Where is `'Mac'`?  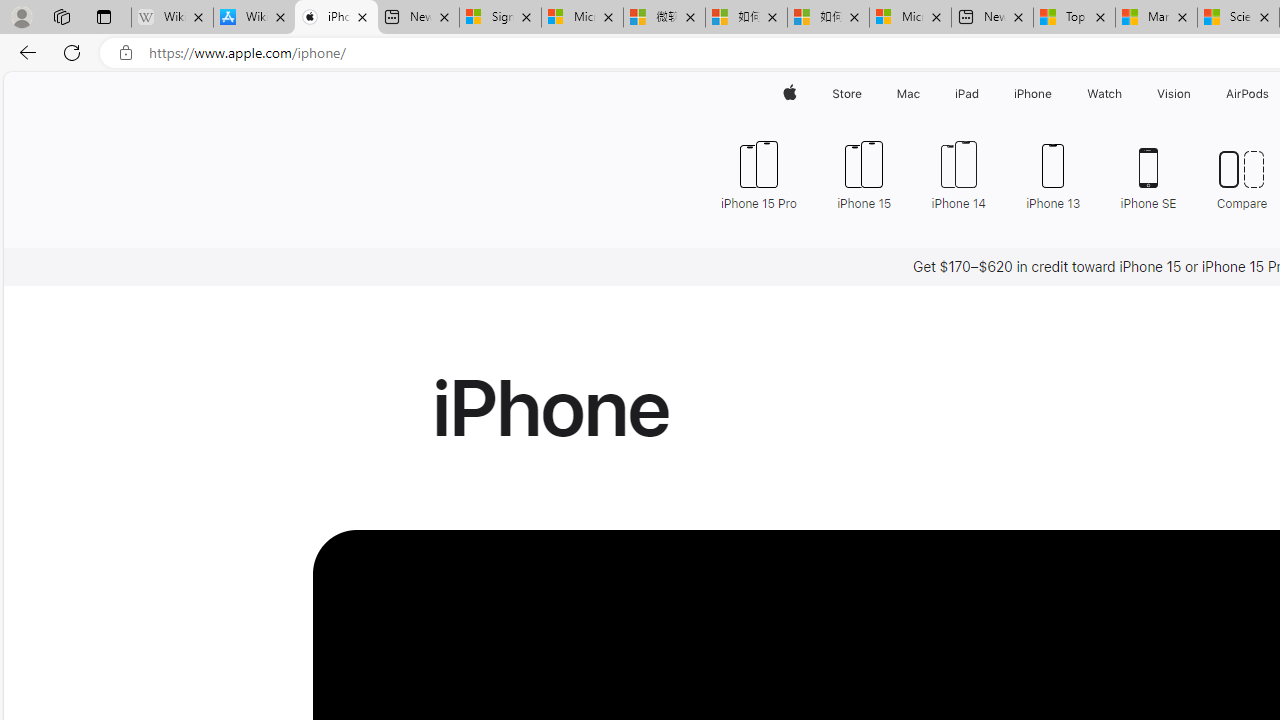
'Mac' is located at coordinates (907, 93).